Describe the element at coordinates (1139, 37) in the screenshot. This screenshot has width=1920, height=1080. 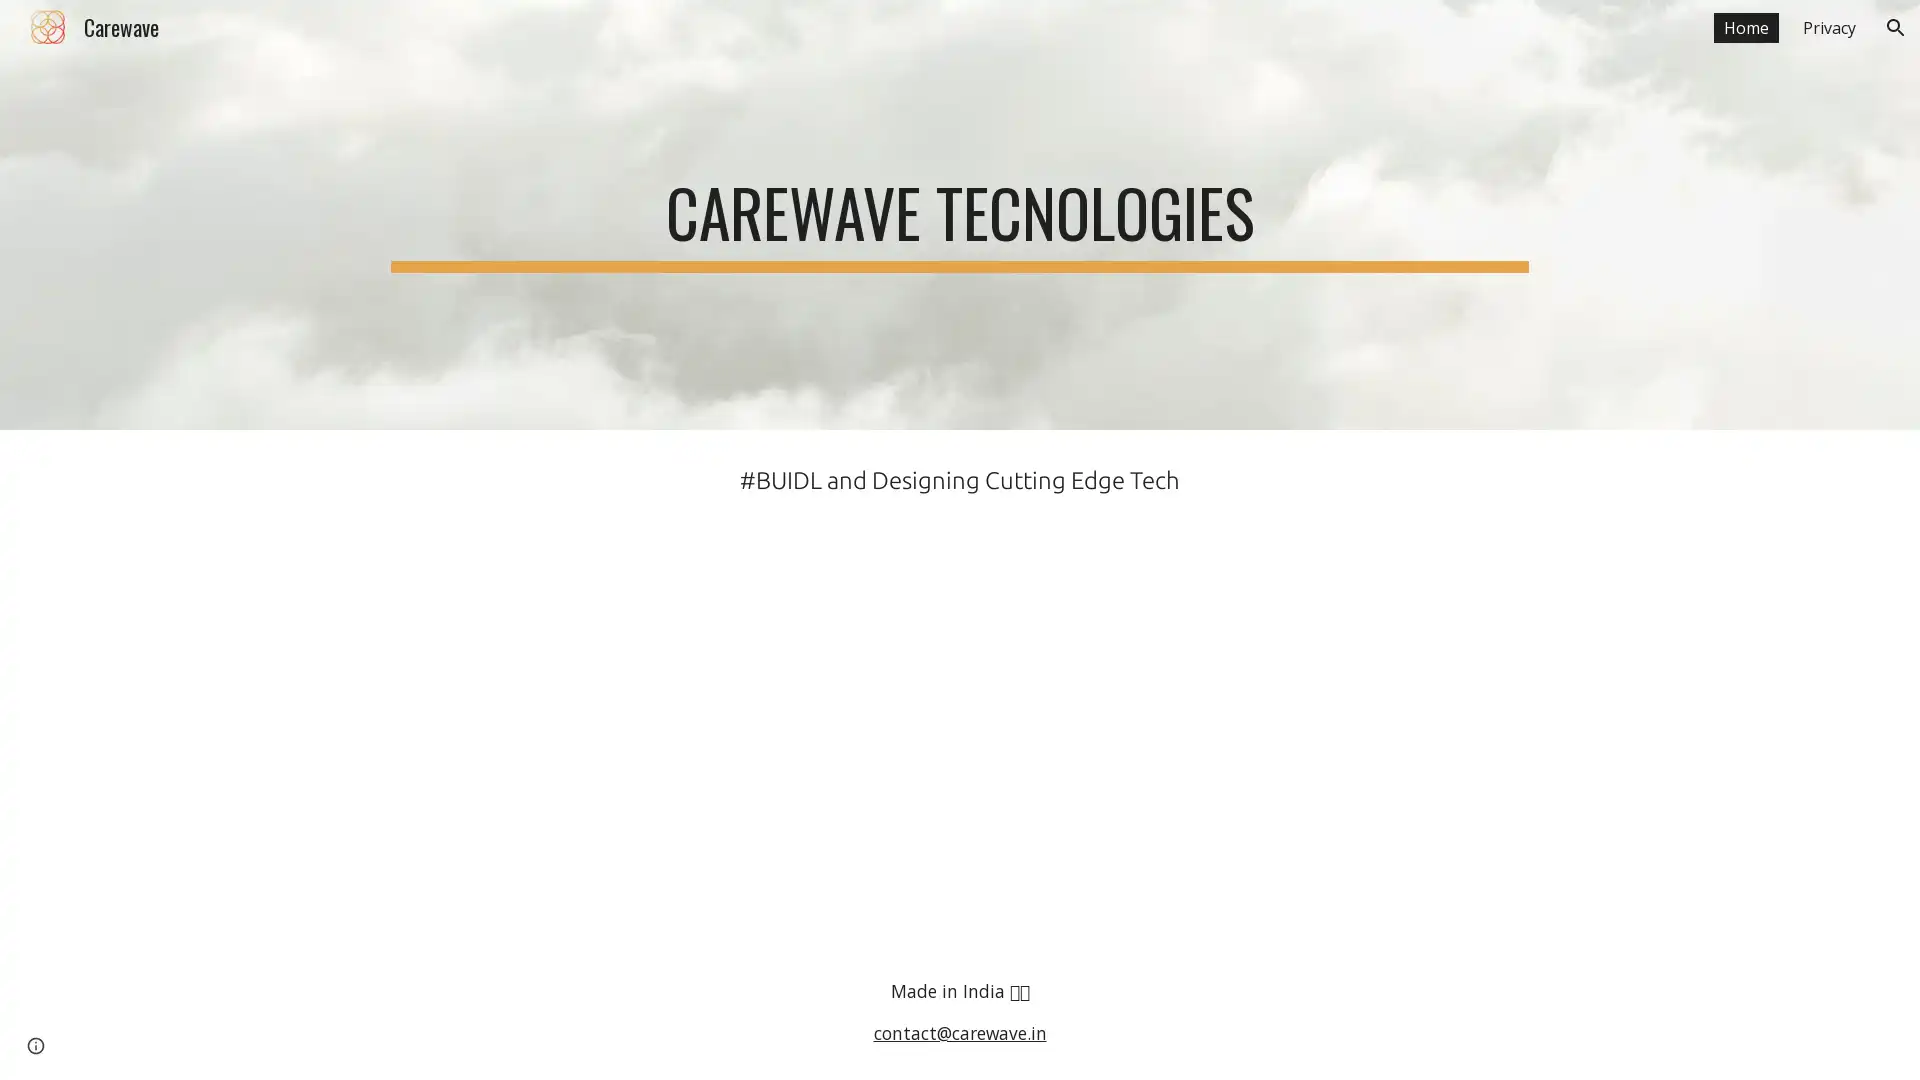
I see `Skip to navigation` at that location.